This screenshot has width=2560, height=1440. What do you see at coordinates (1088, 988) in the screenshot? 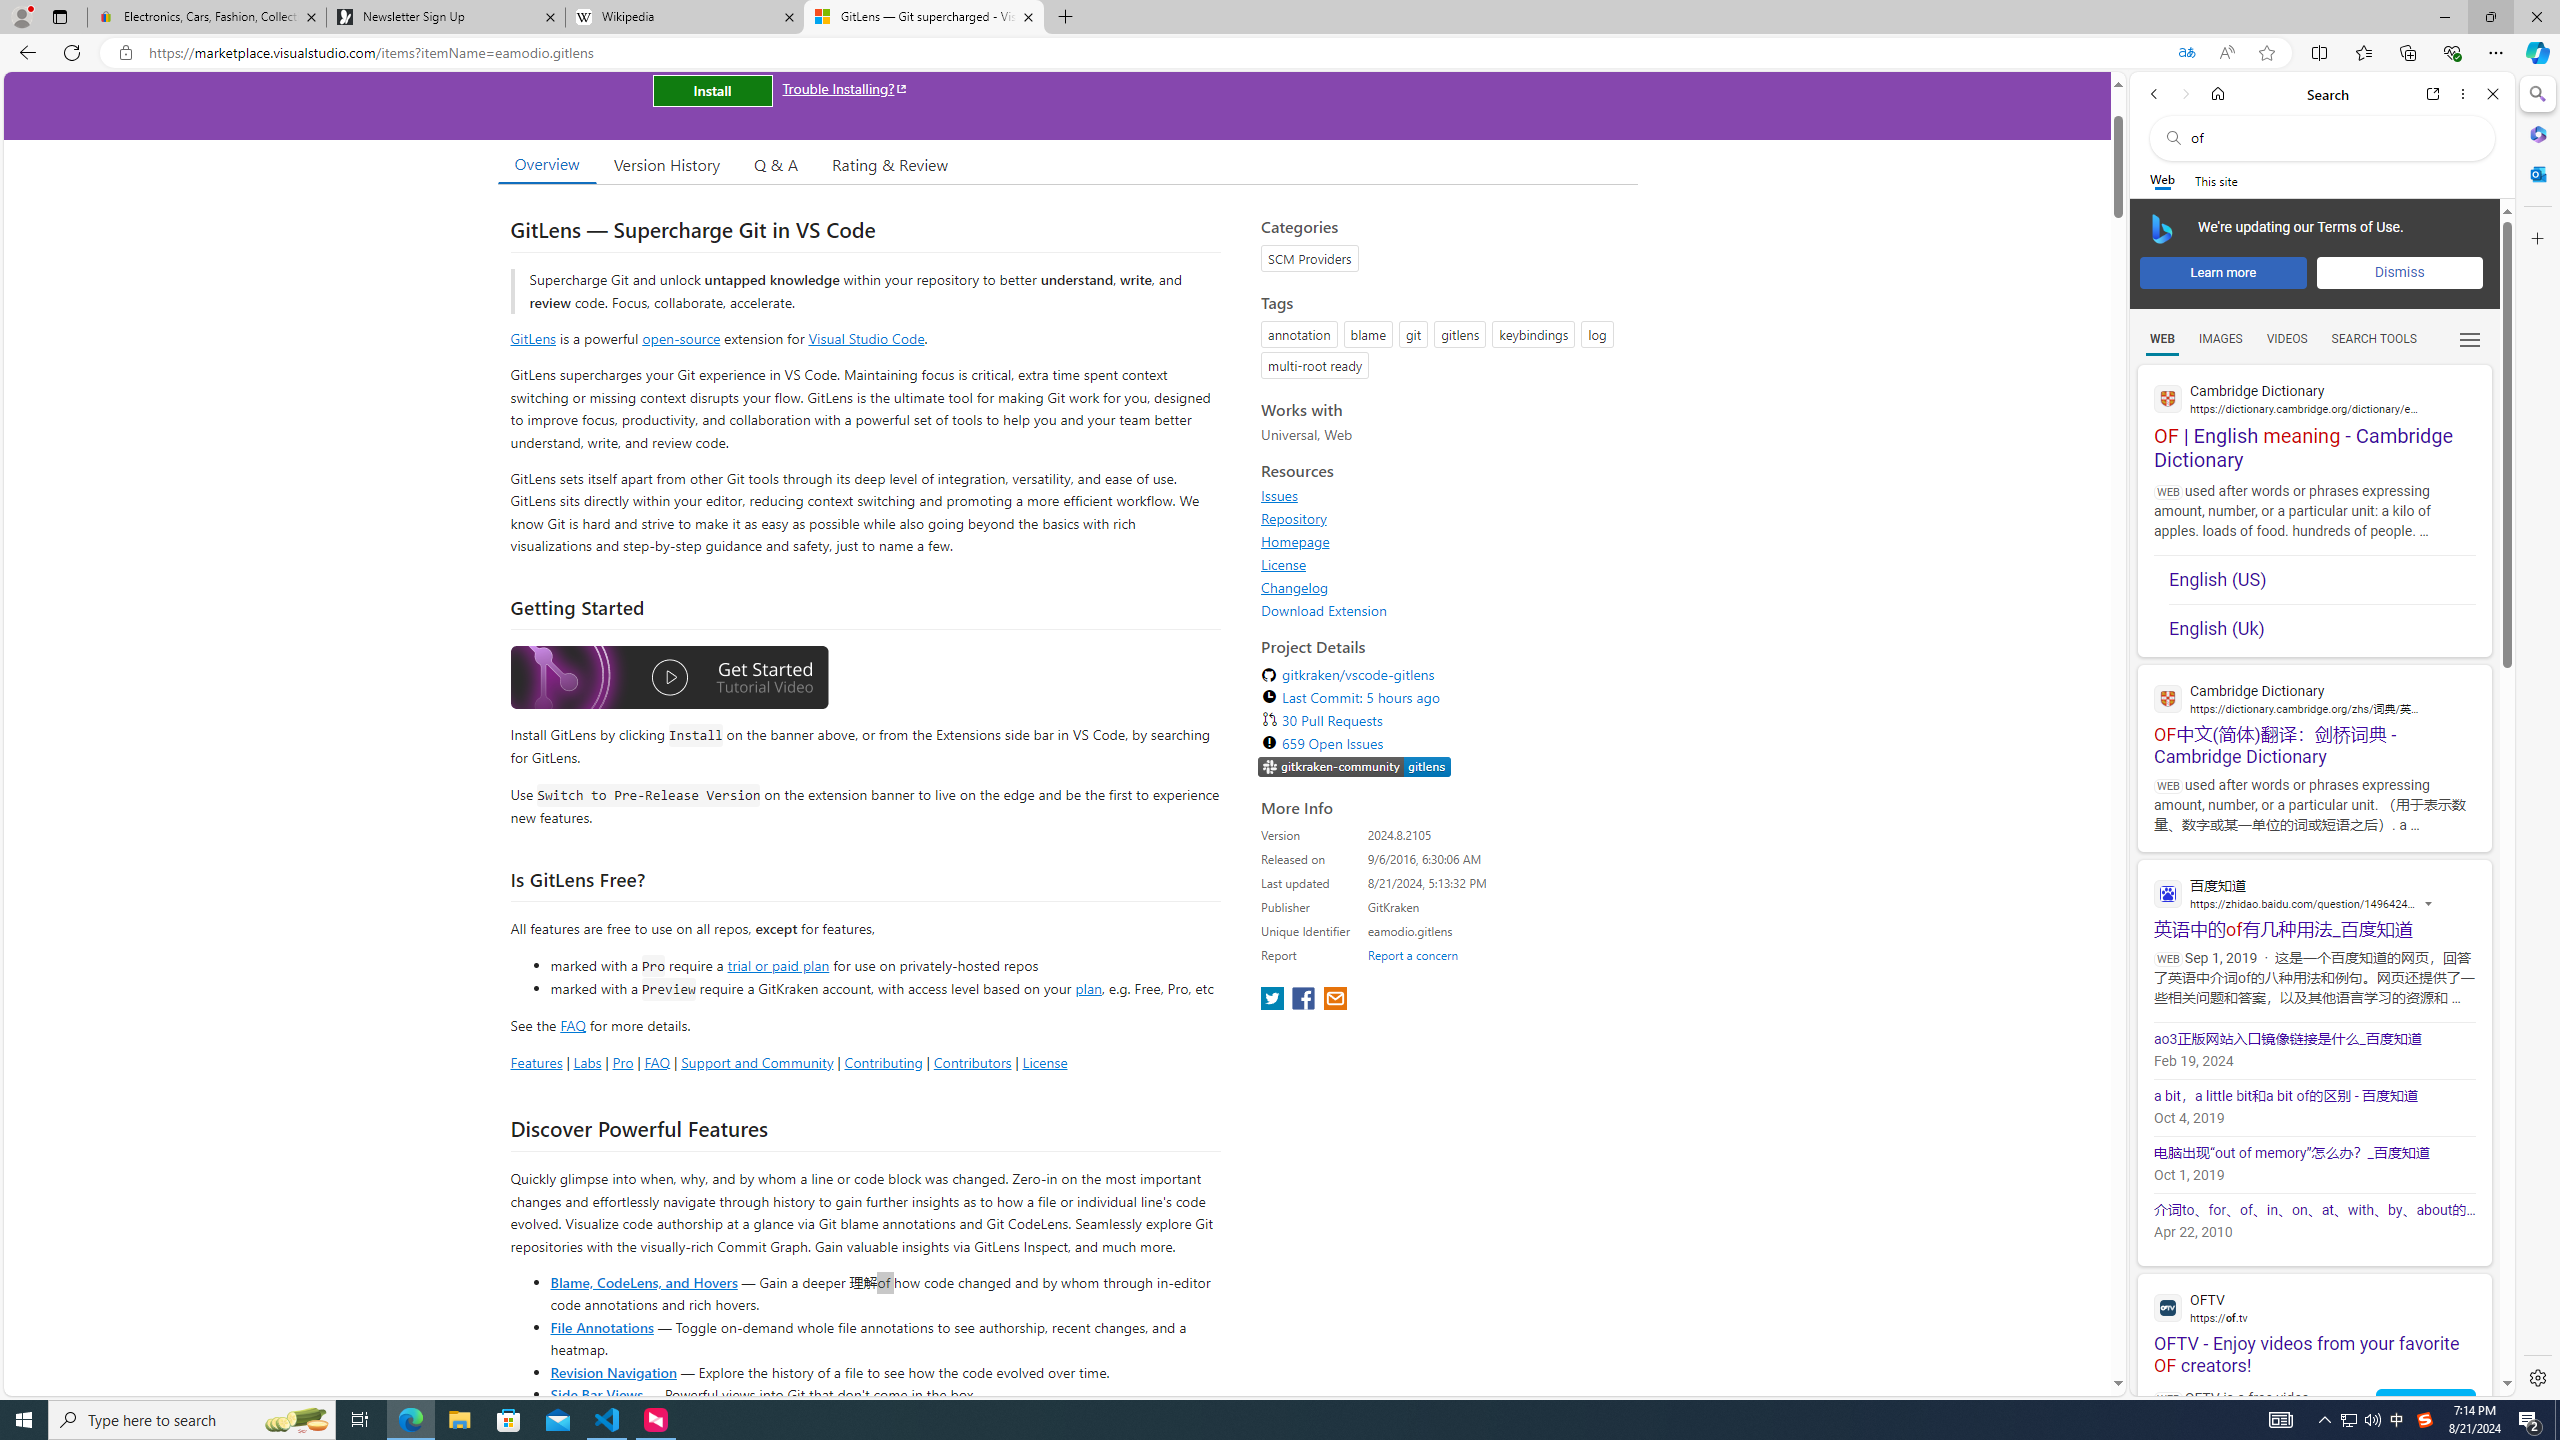
I see `'plan'` at bounding box center [1088, 988].